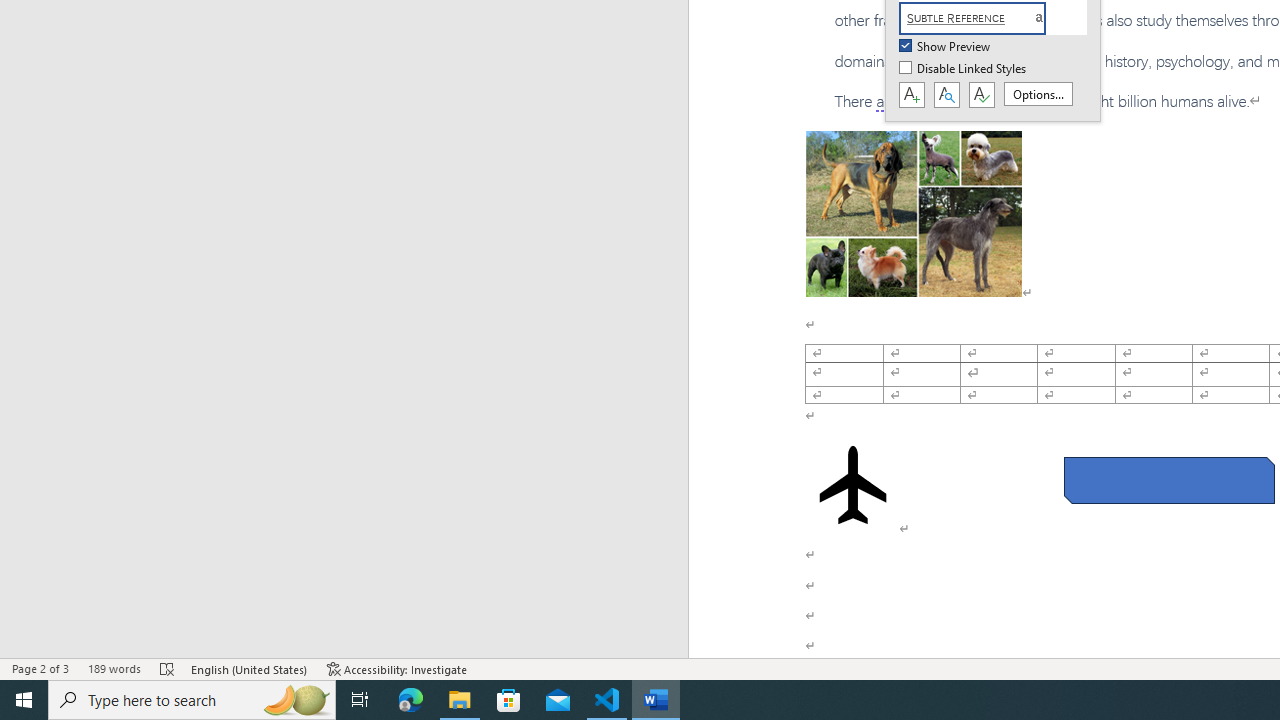  Describe the element at coordinates (984, 18) in the screenshot. I see `'Subtle Reference'` at that location.